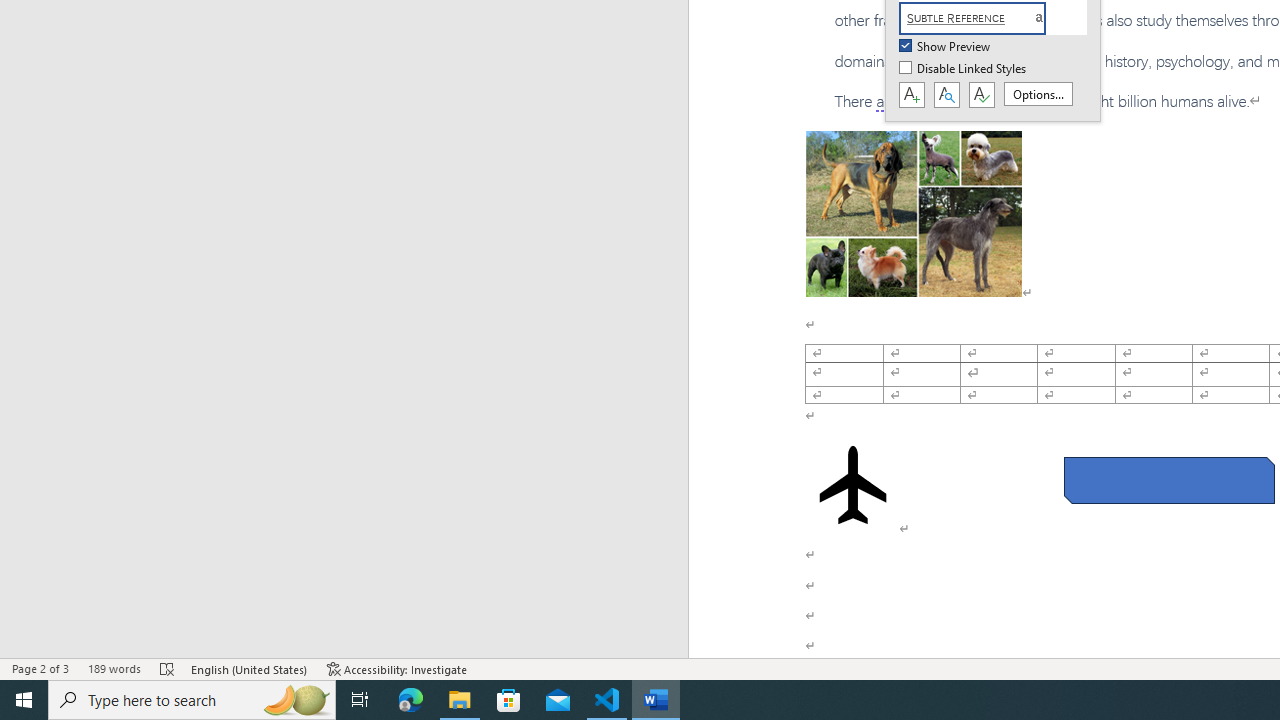  Describe the element at coordinates (984, 18) in the screenshot. I see `'Subtle Reference'` at that location.